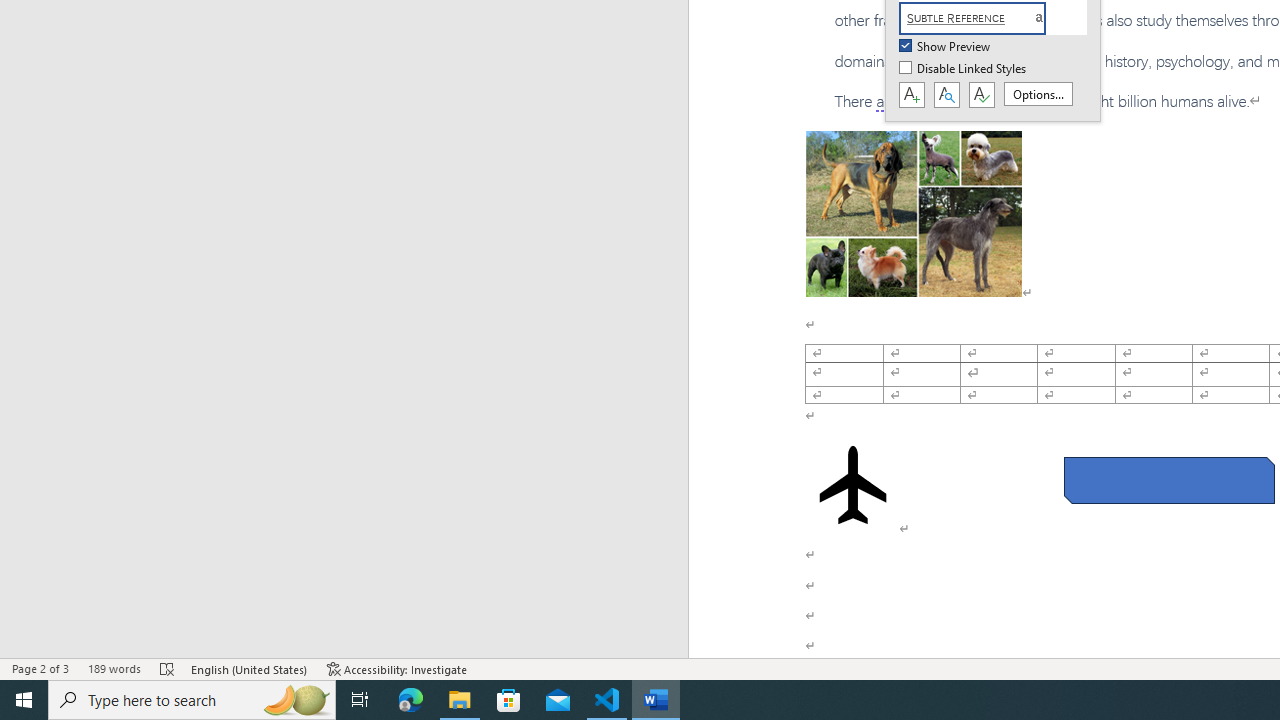  Describe the element at coordinates (984, 18) in the screenshot. I see `'Subtle Reference'` at that location.